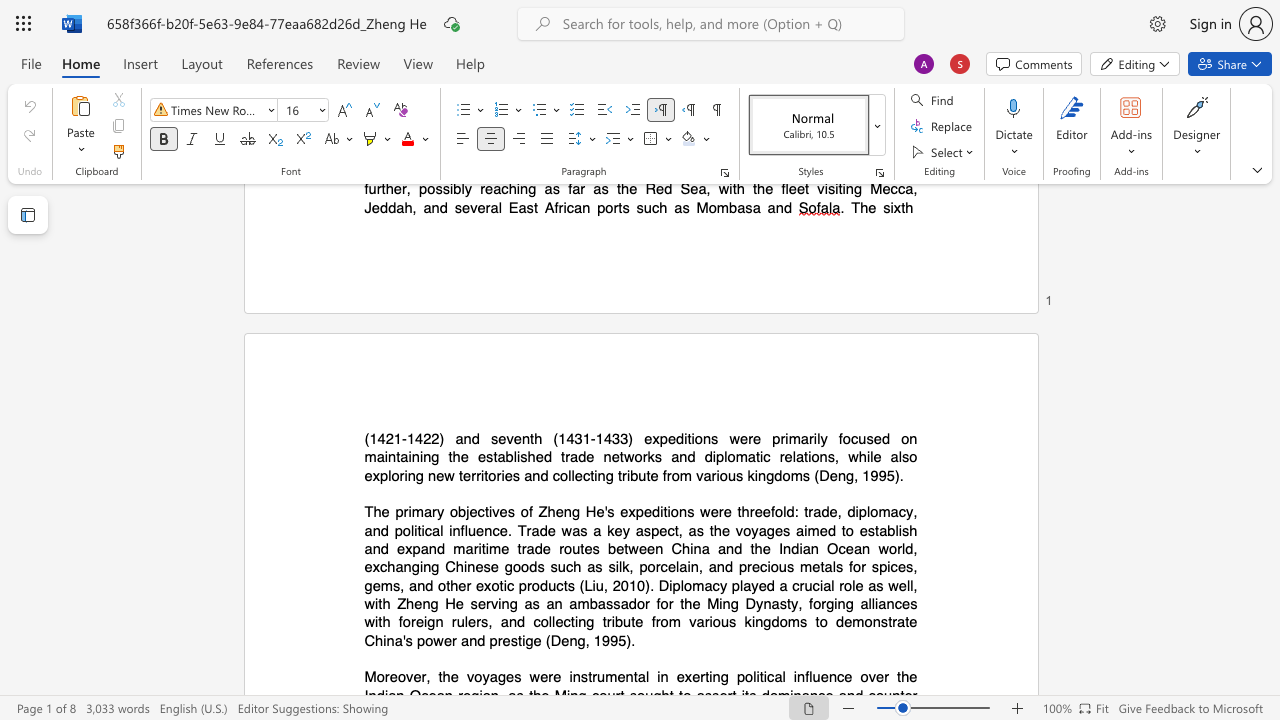 Image resolution: width=1280 pixels, height=720 pixels. I want to click on the subset text "te" within the text "demonstrate", so click(904, 621).